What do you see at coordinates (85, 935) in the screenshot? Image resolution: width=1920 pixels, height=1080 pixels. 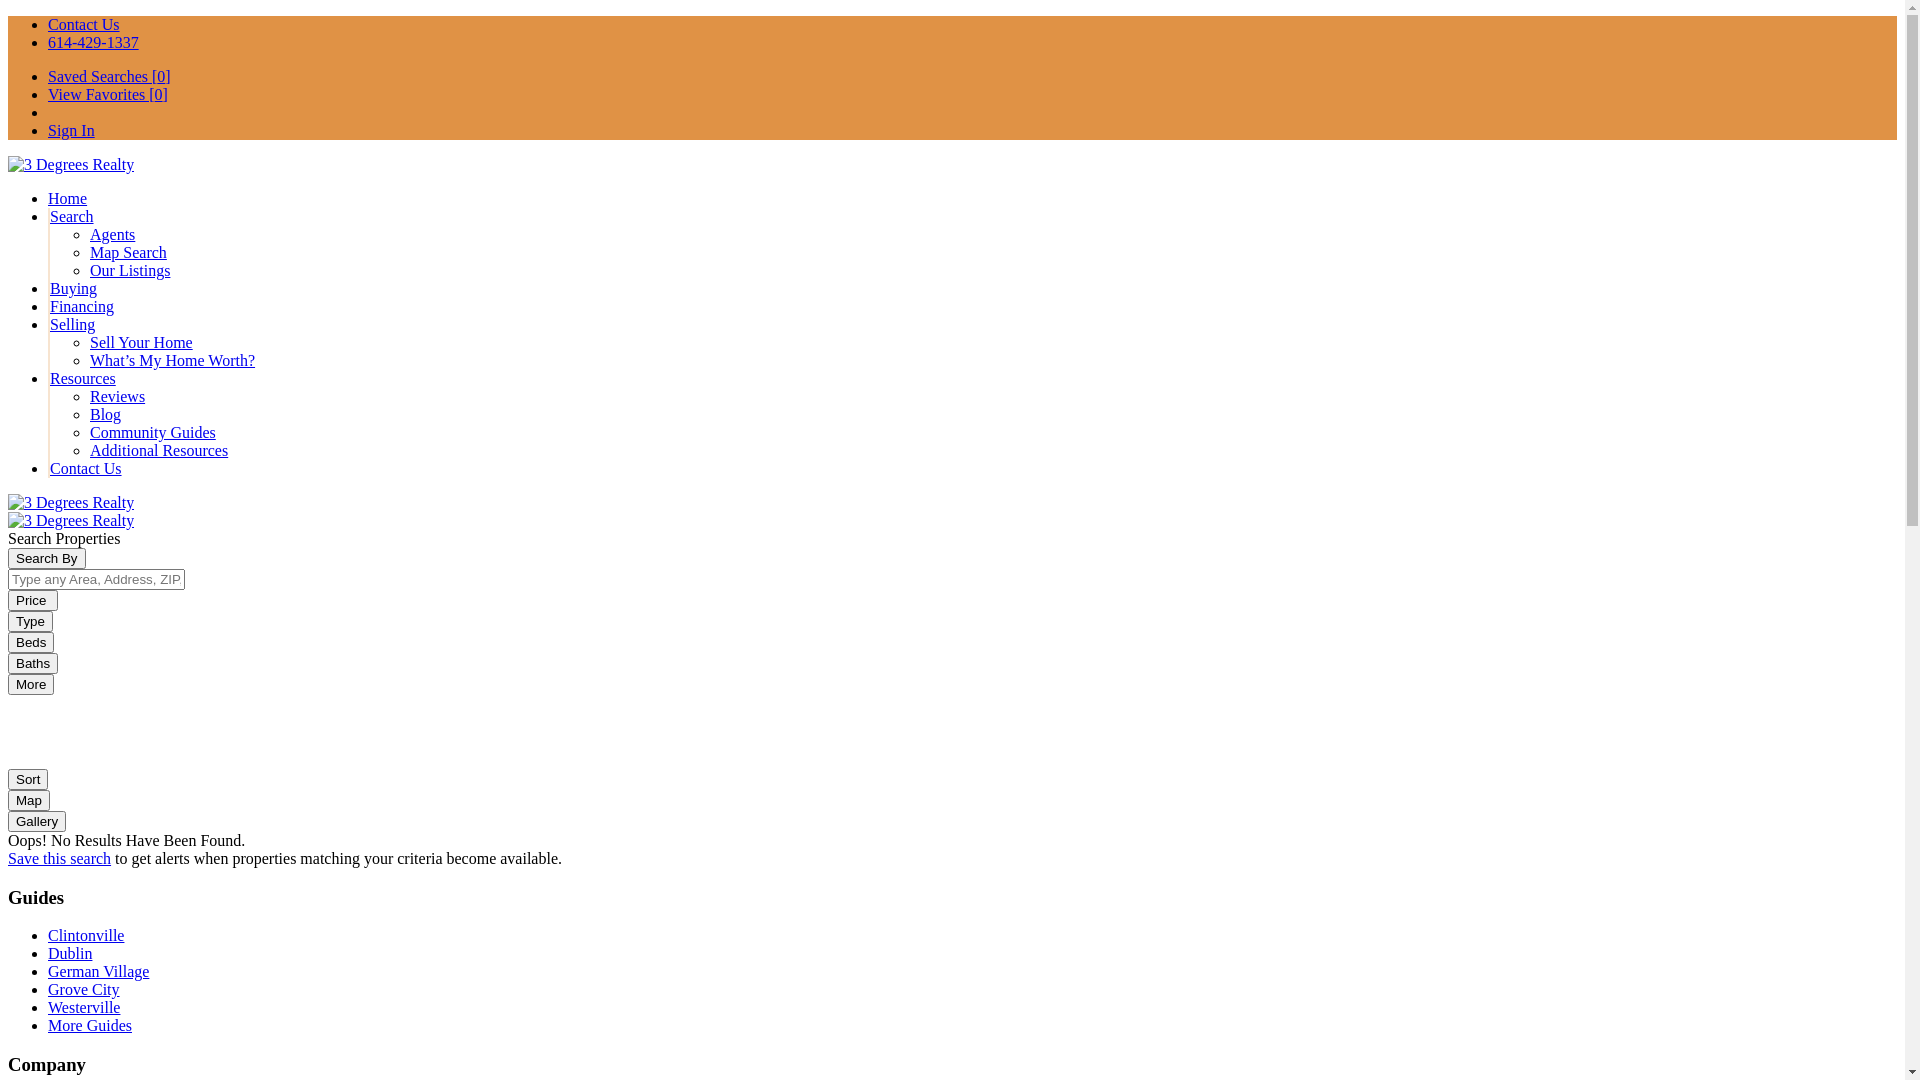 I see `'Clintonville'` at bounding box center [85, 935].